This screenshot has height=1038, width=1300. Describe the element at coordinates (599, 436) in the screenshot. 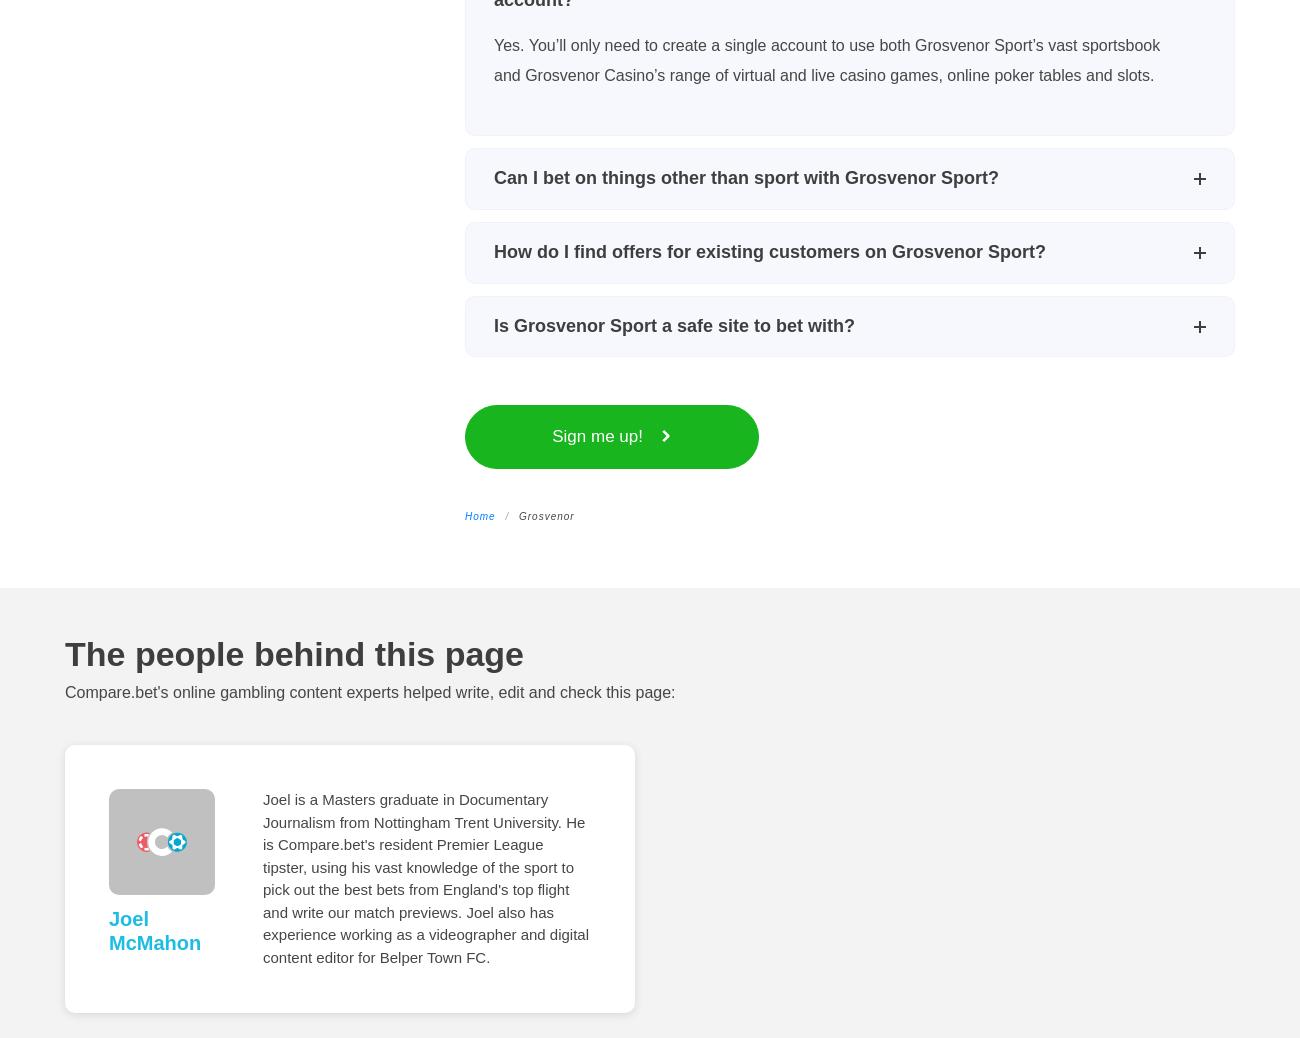

I see `'Sign me up!'` at that location.